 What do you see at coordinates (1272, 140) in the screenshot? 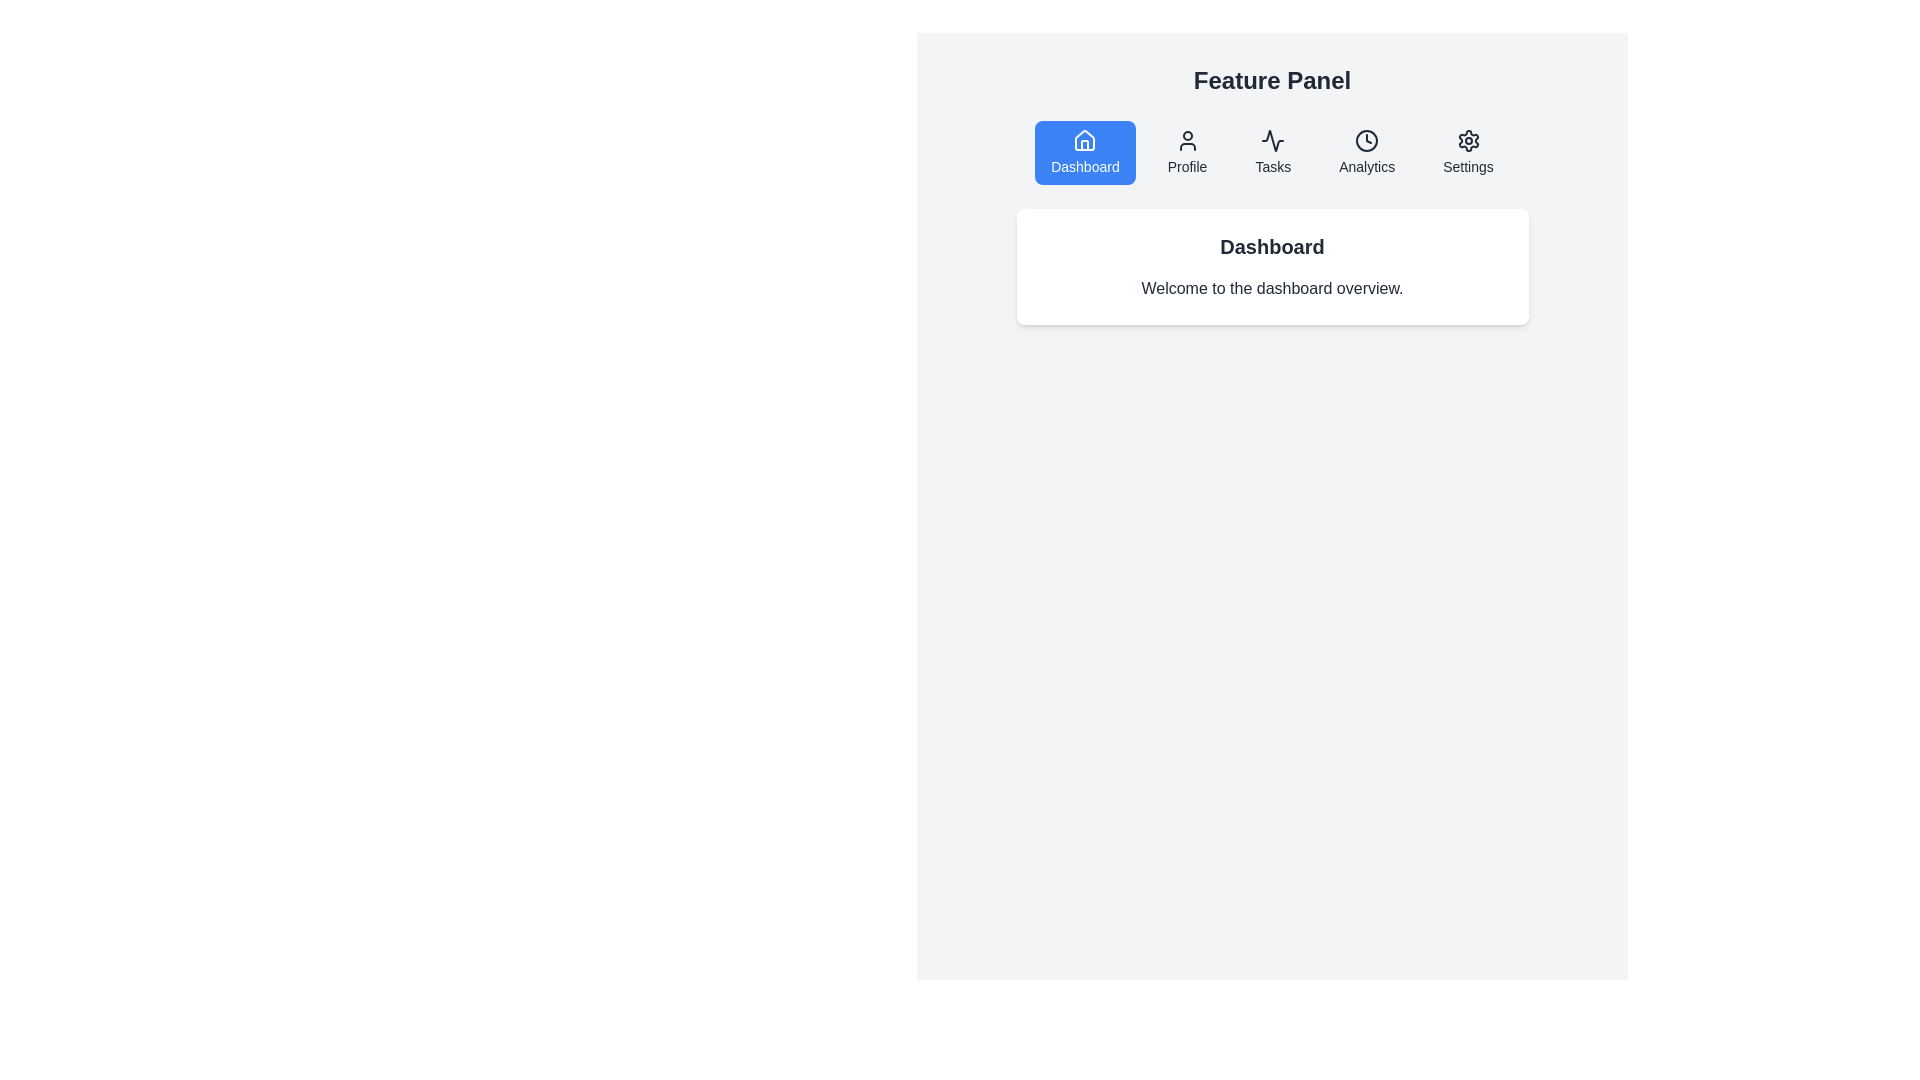
I see `the decorative icon representing the 'Tasks' section located in the horizontal navigation bar under the 'Feature Panel' header to interact with this section` at bounding box center [1272, 140].